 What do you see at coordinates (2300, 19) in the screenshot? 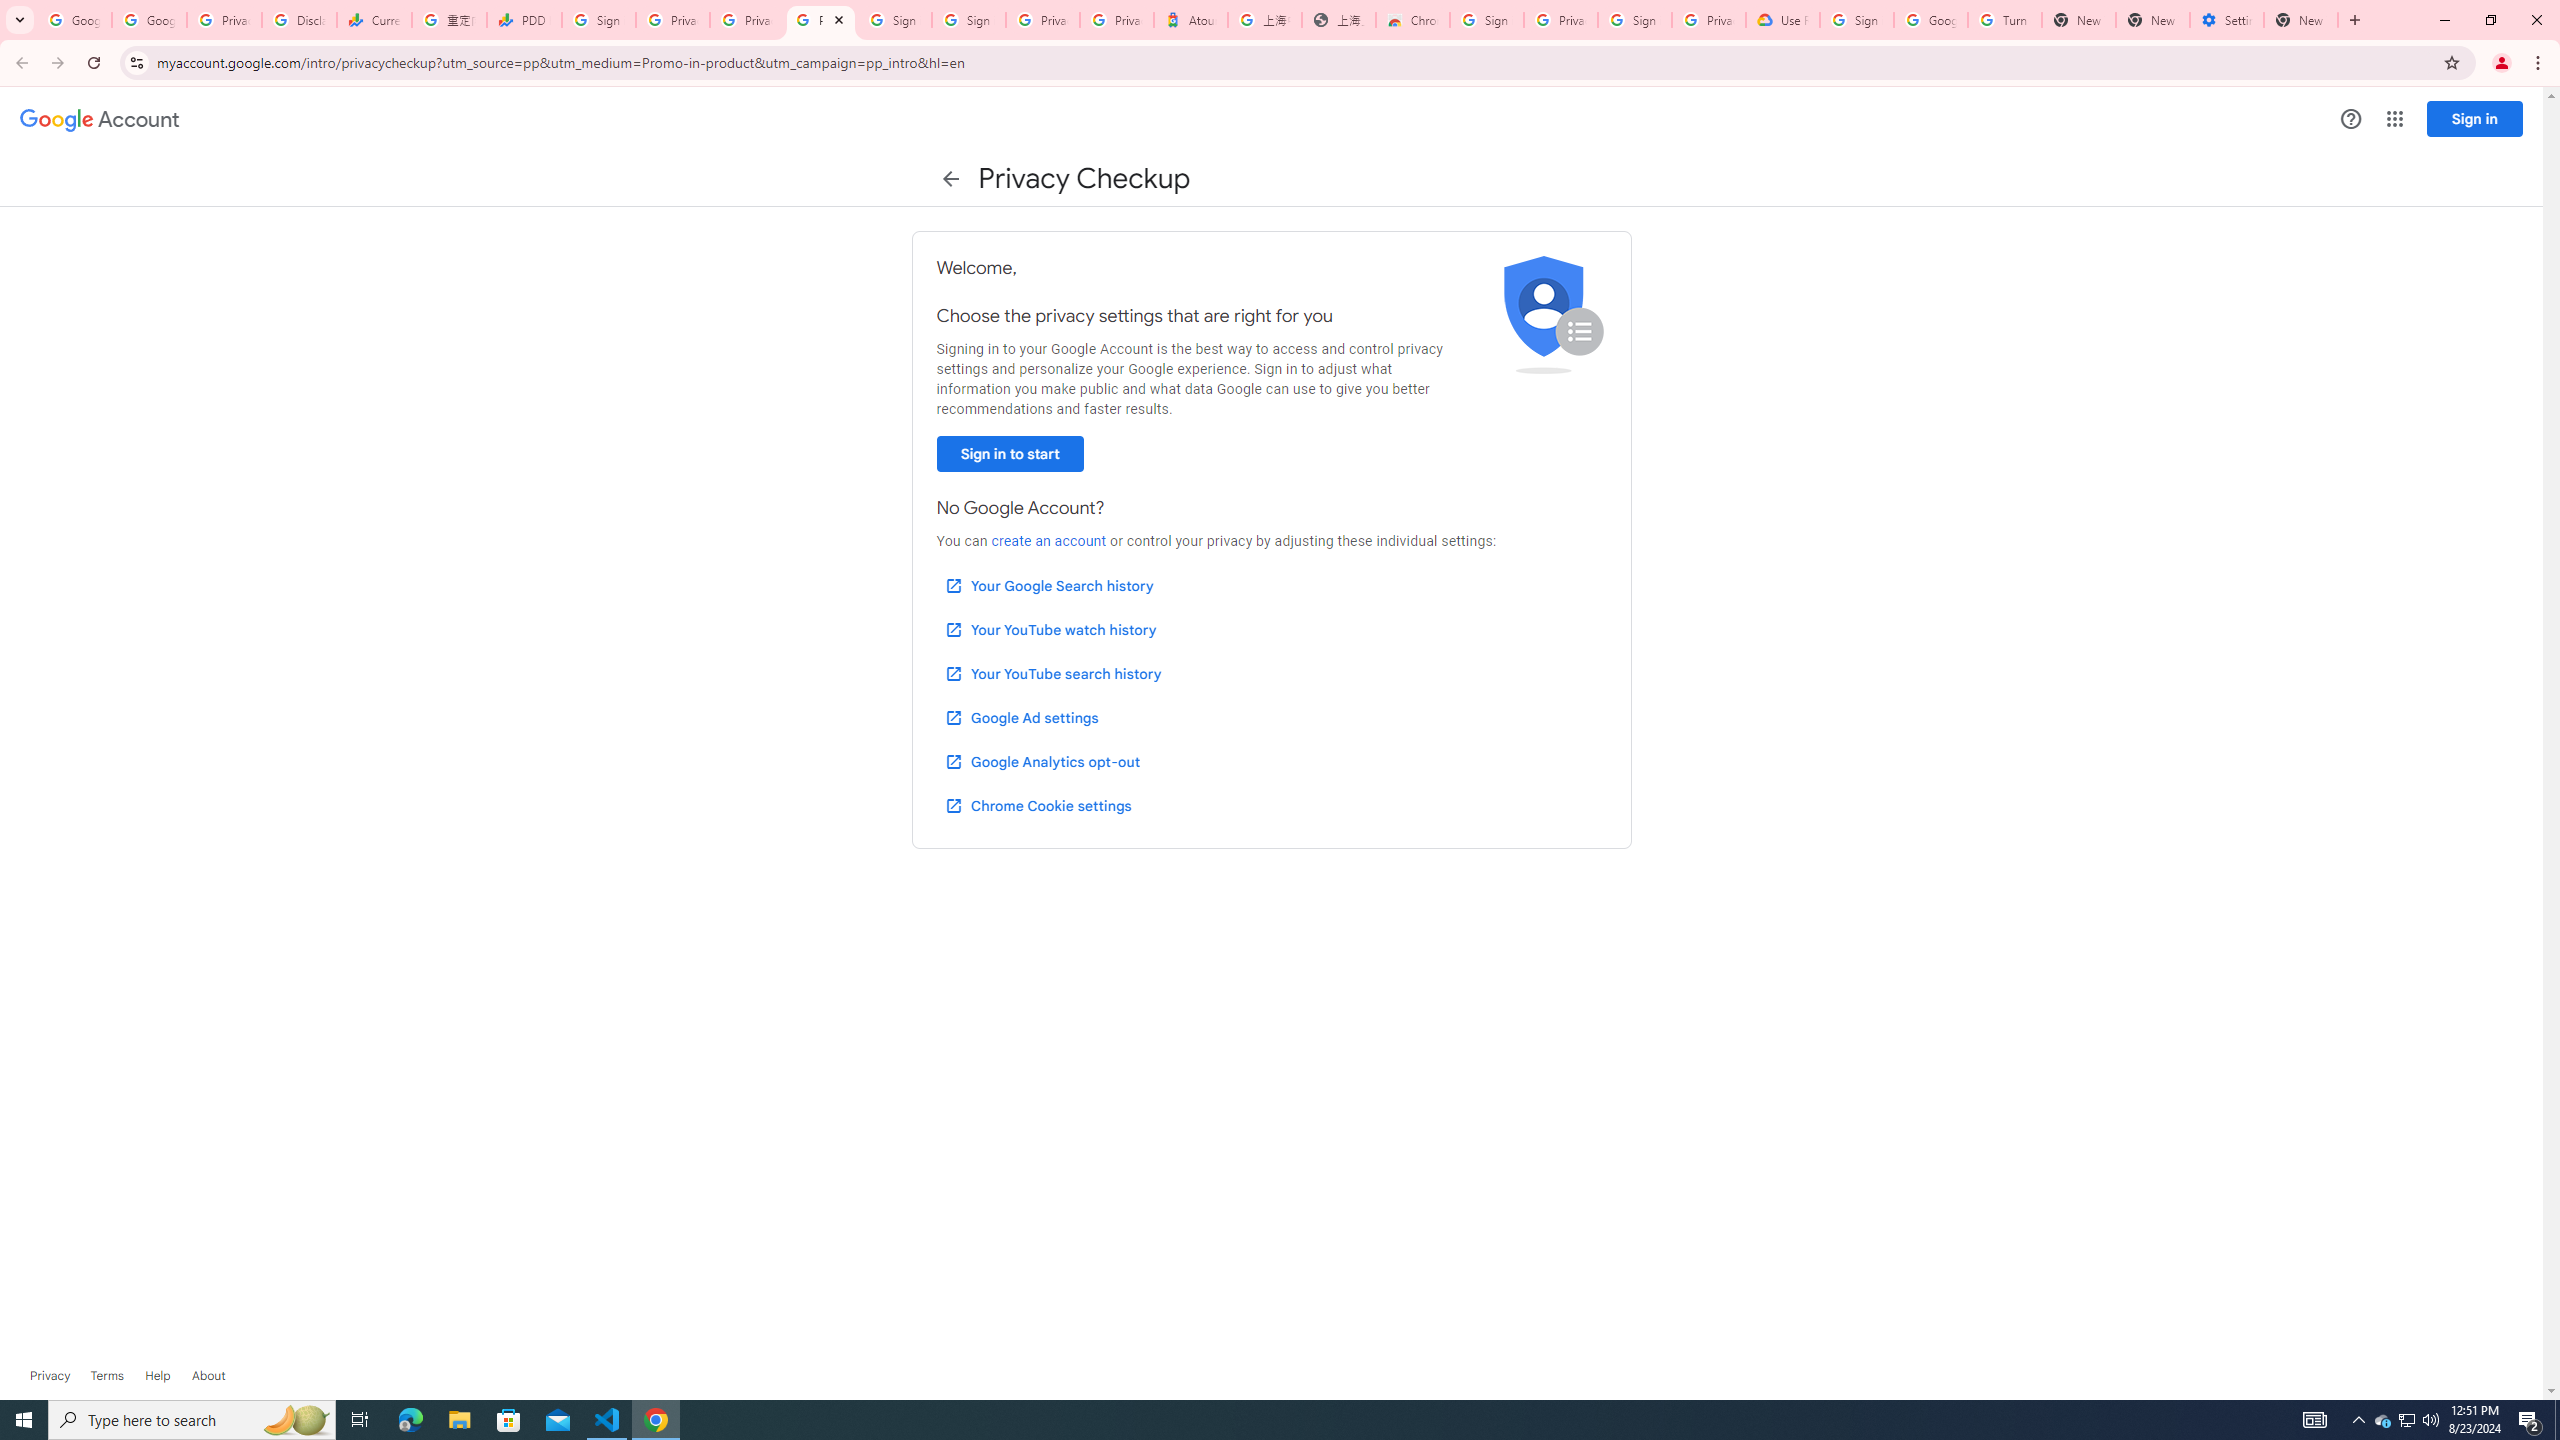
I see `'New Tab'` at bounding box center [2300, 19].